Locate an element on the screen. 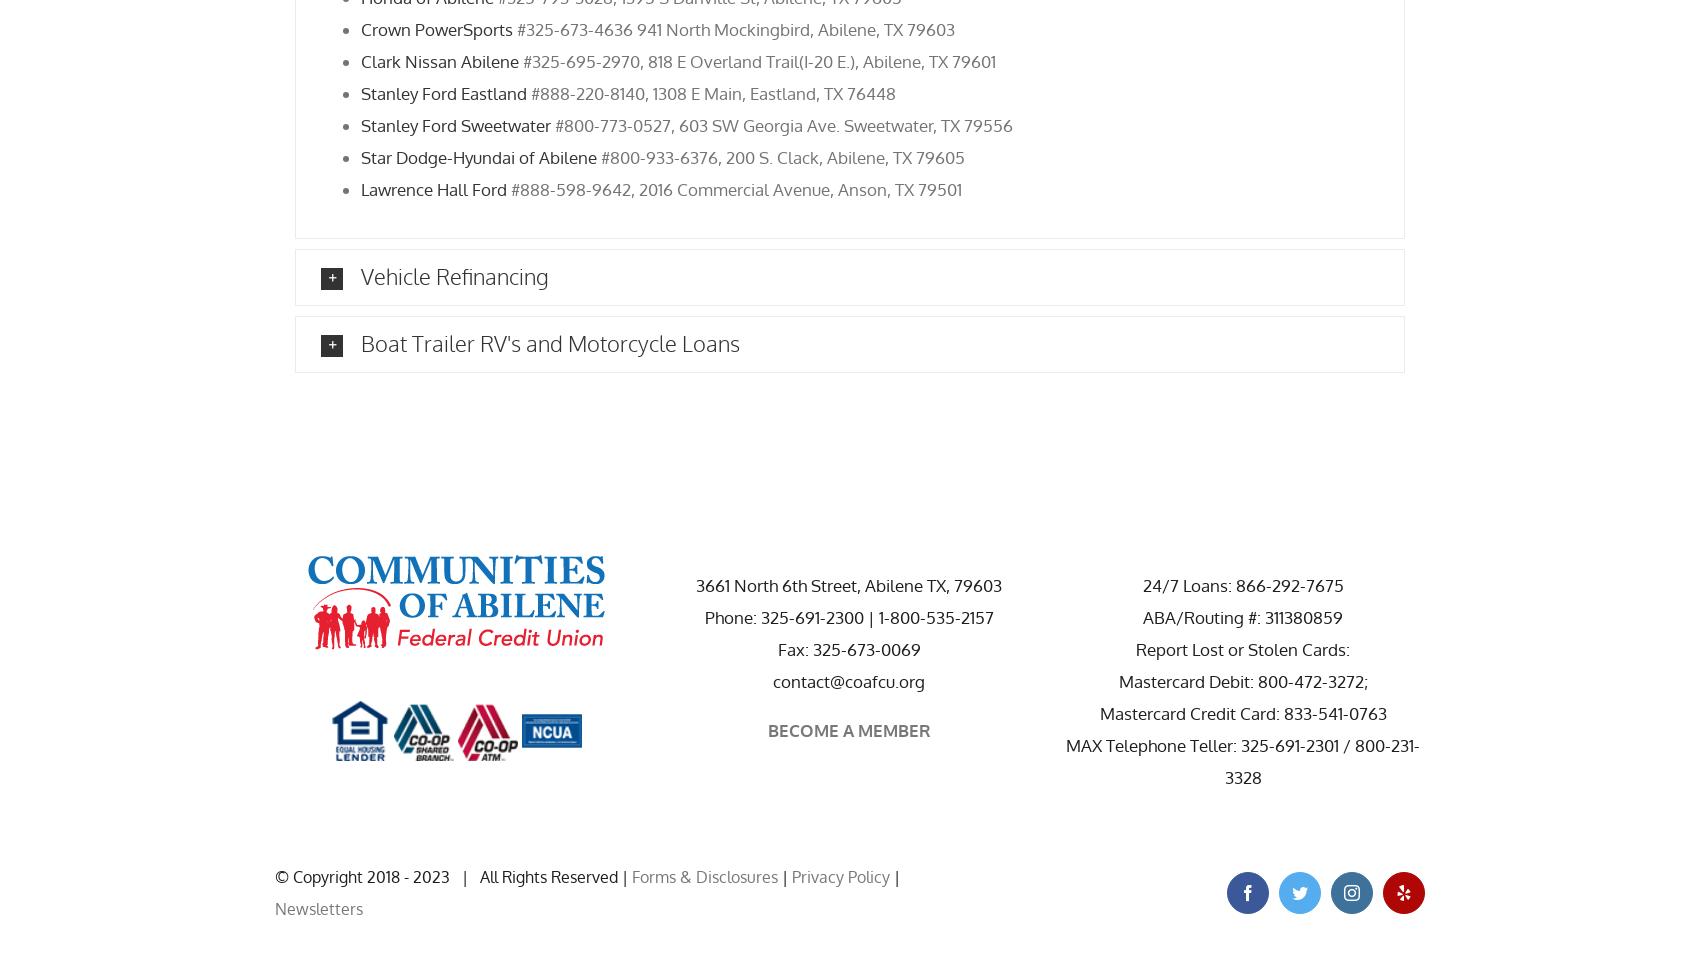 Image resolution: width=1700 pixels, height=954 pixels. '#800-933-6376, 200 S. Clack, Abilene, TX 79605' is located at coordinates (779, 155).